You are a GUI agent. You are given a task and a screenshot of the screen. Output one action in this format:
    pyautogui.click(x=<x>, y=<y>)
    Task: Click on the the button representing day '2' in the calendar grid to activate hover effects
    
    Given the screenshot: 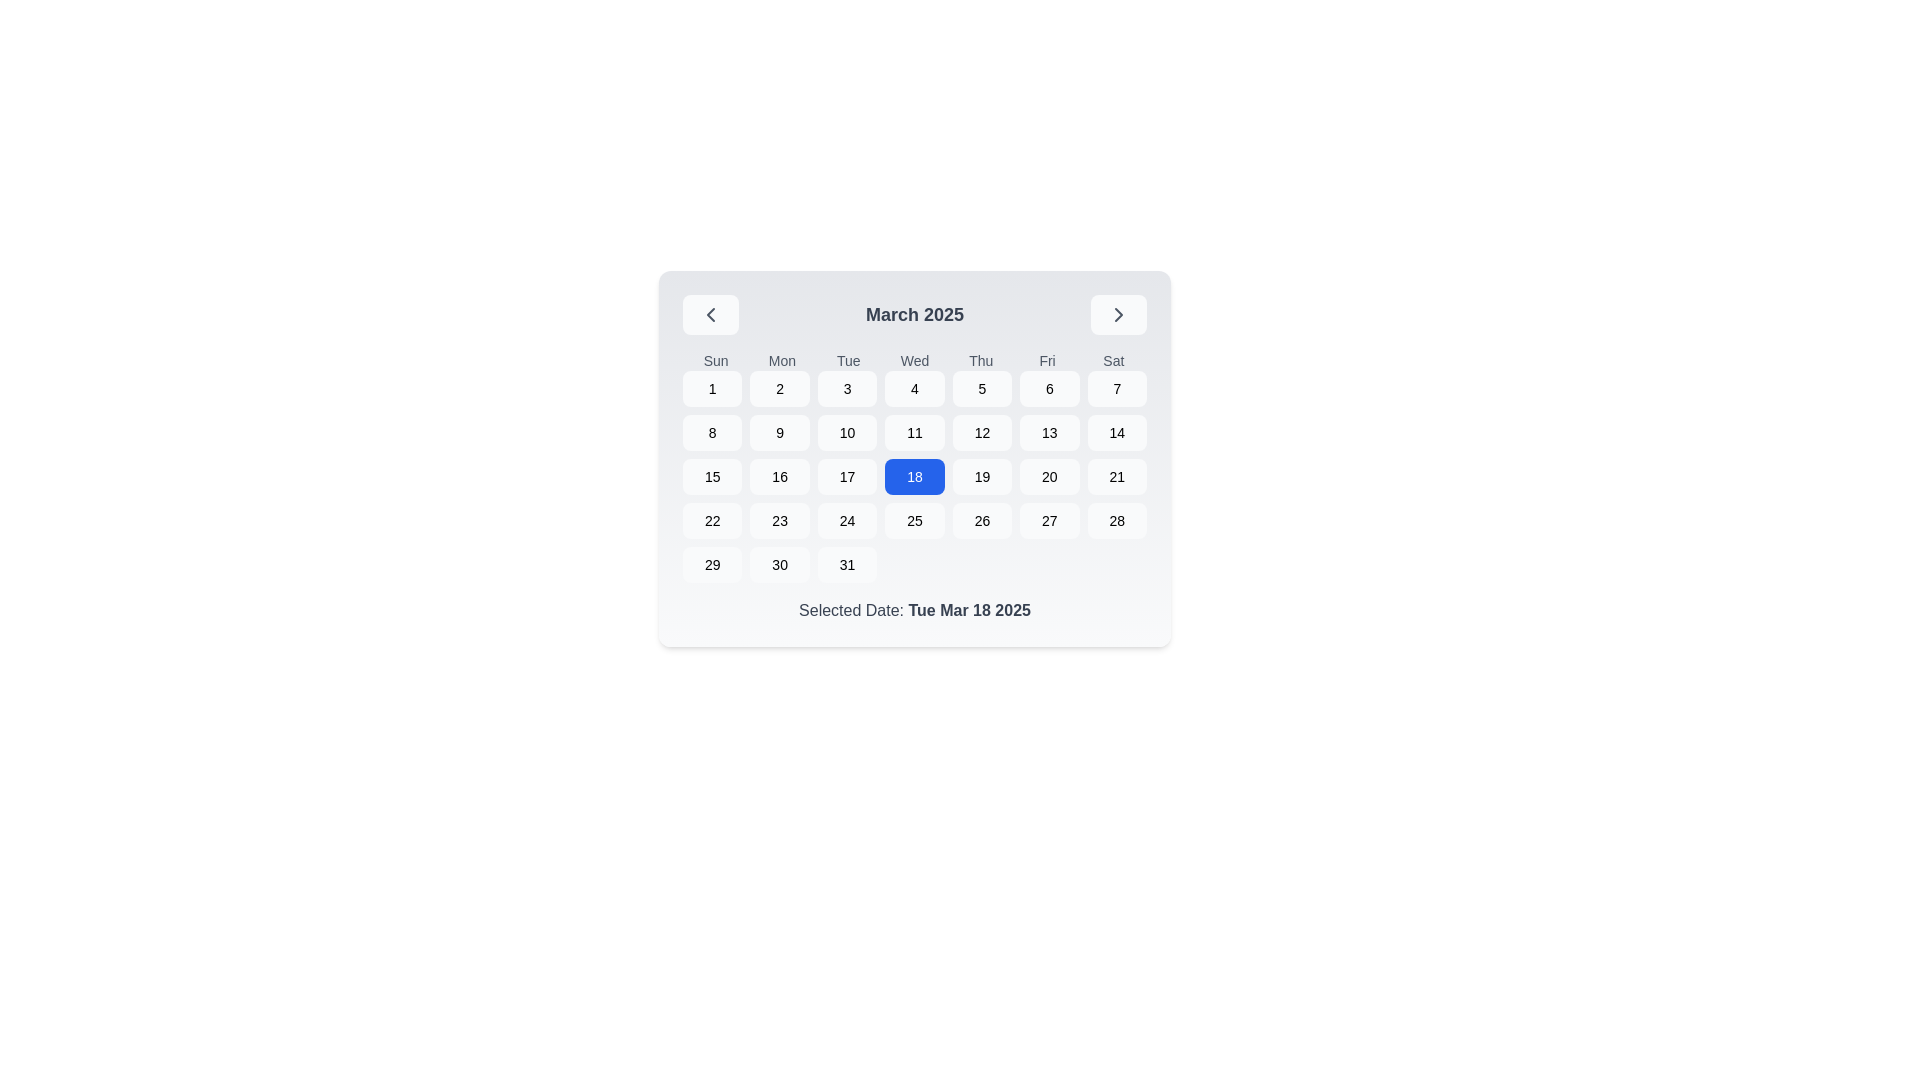 What is the action you would take?
    pyautogui.click(x=779, y=389)
    